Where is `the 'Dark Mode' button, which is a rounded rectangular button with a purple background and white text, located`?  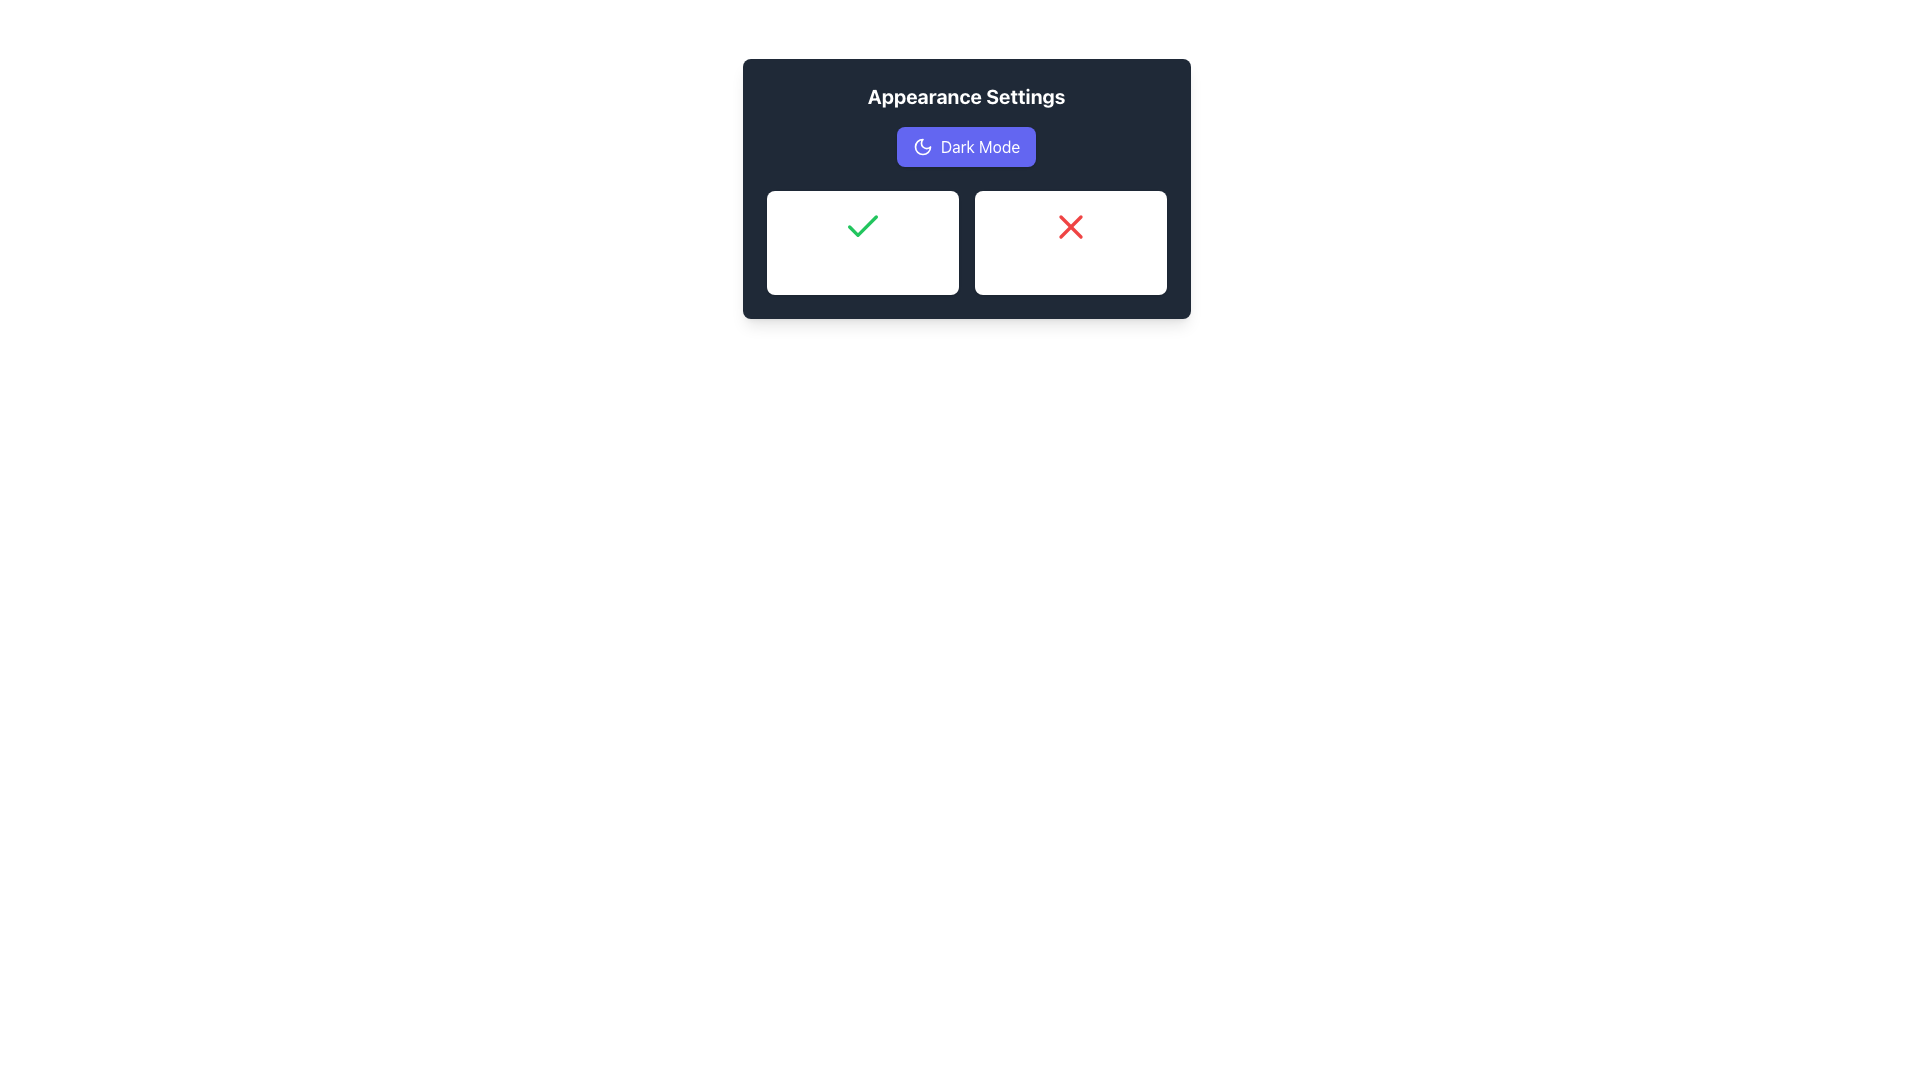 the 'Dark Mode' button, which is a rounded rectangular button with a purple background and white text, located is located at coordinates (966, 145).